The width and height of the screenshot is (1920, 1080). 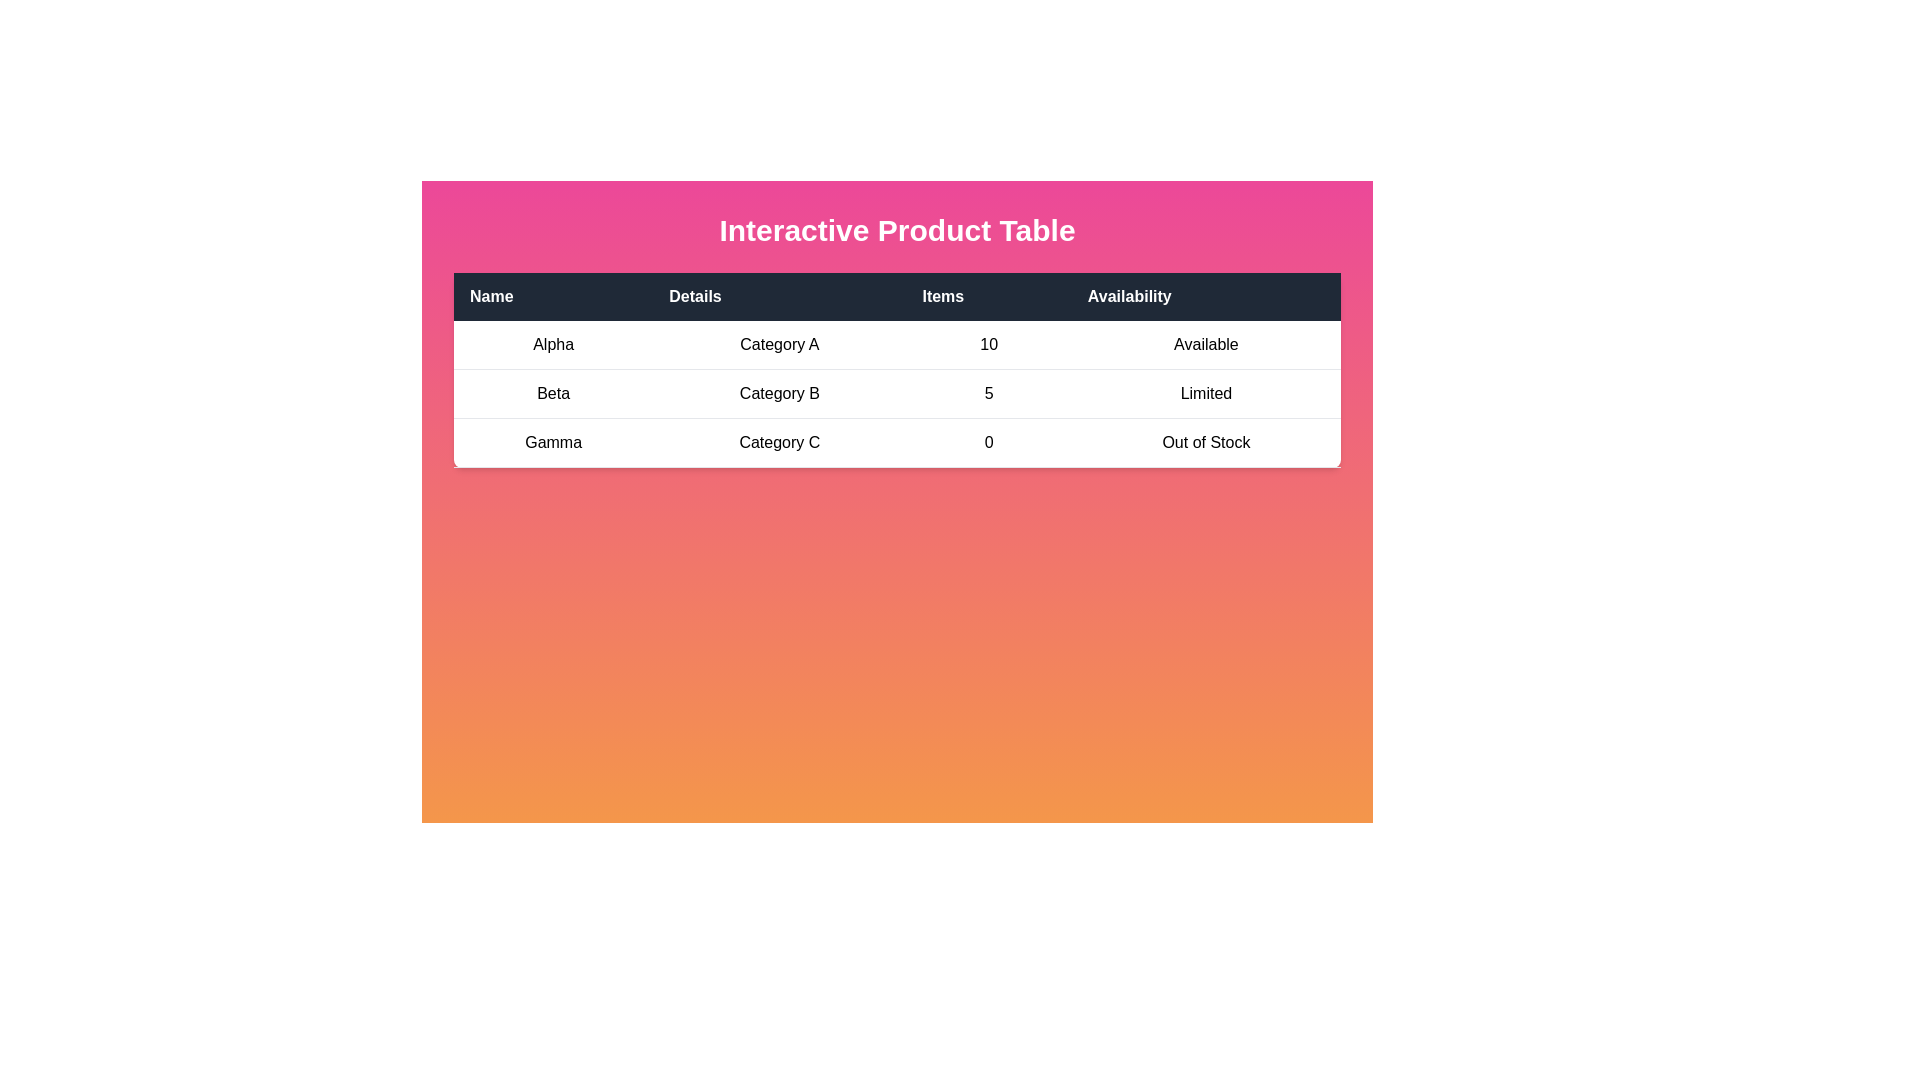 I want to click on the Text Display Field that shows the number of items available, which is currently zero, located in the third column of the 'Gamma' row and 'Category C', right before the 'Out of Stock' cell in the last row of the table, so click(x=989, y=442).